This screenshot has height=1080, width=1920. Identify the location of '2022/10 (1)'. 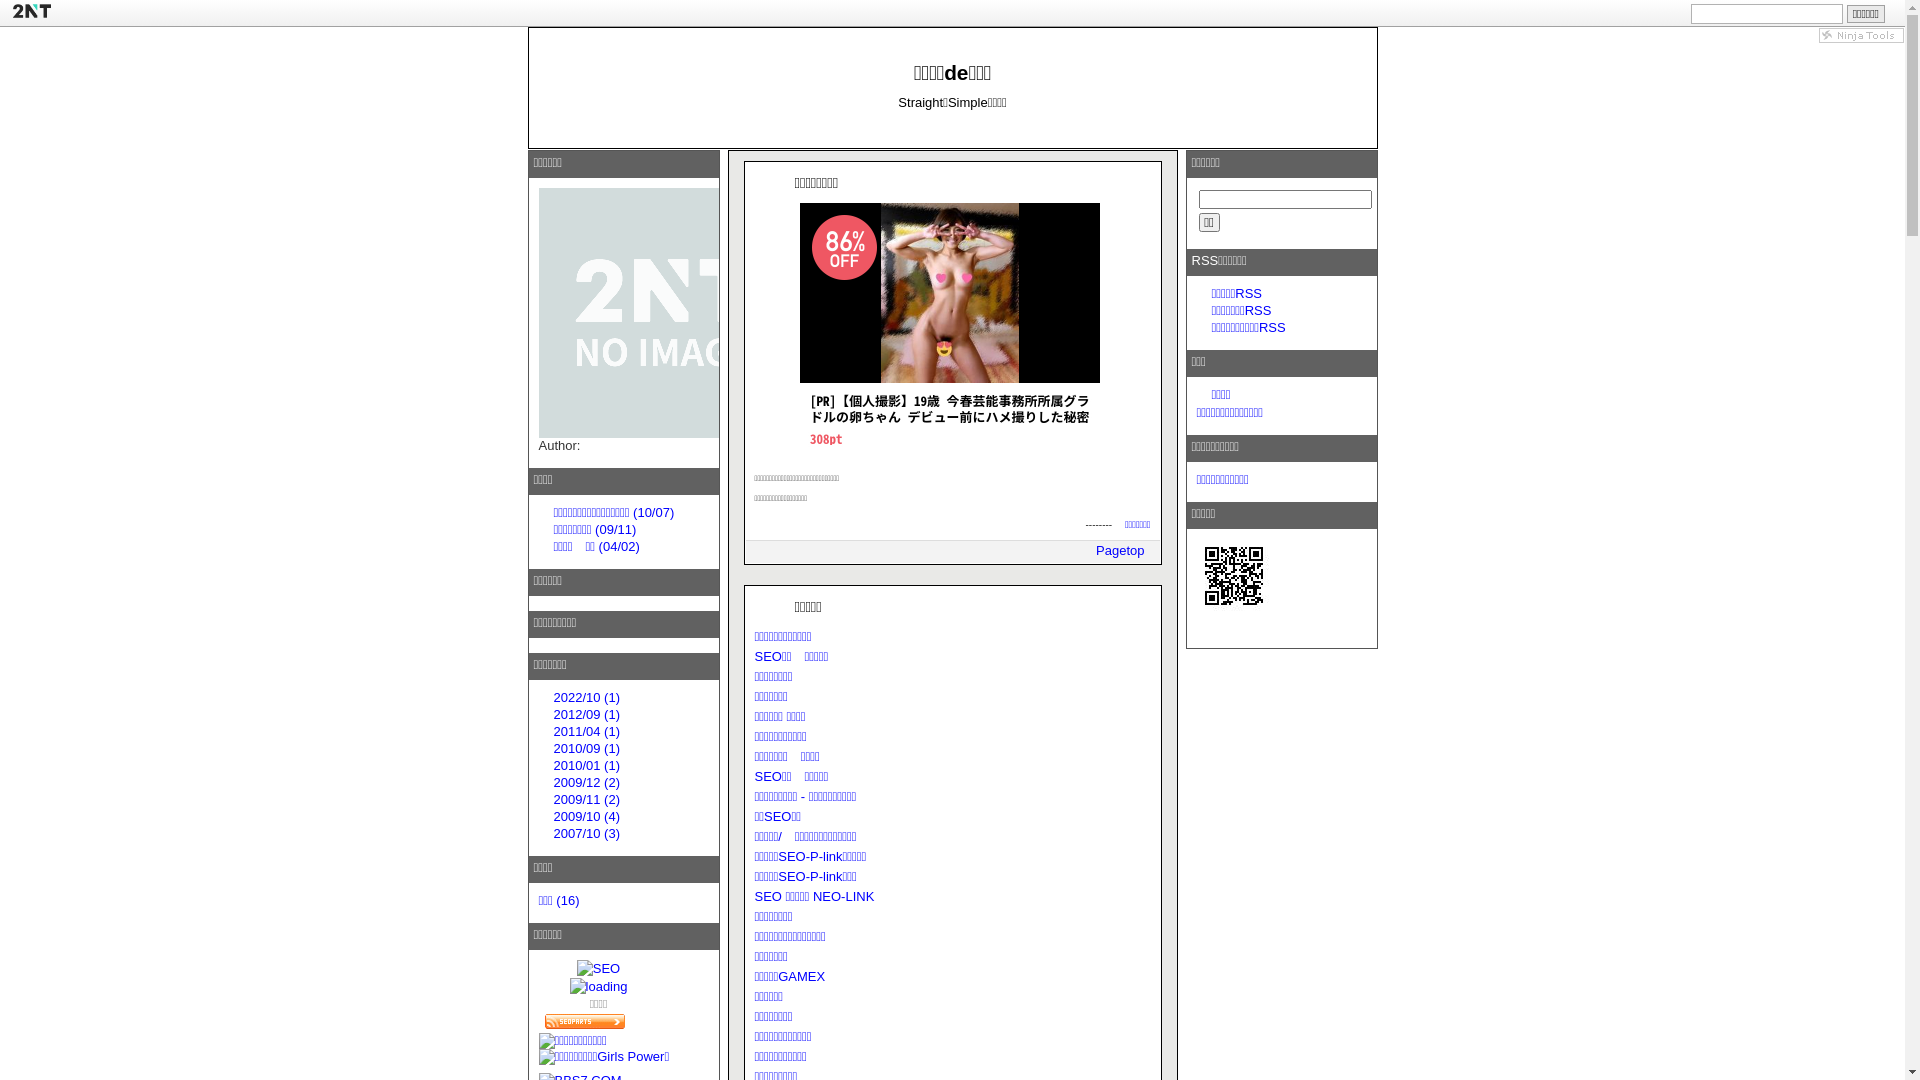
(586, 696).